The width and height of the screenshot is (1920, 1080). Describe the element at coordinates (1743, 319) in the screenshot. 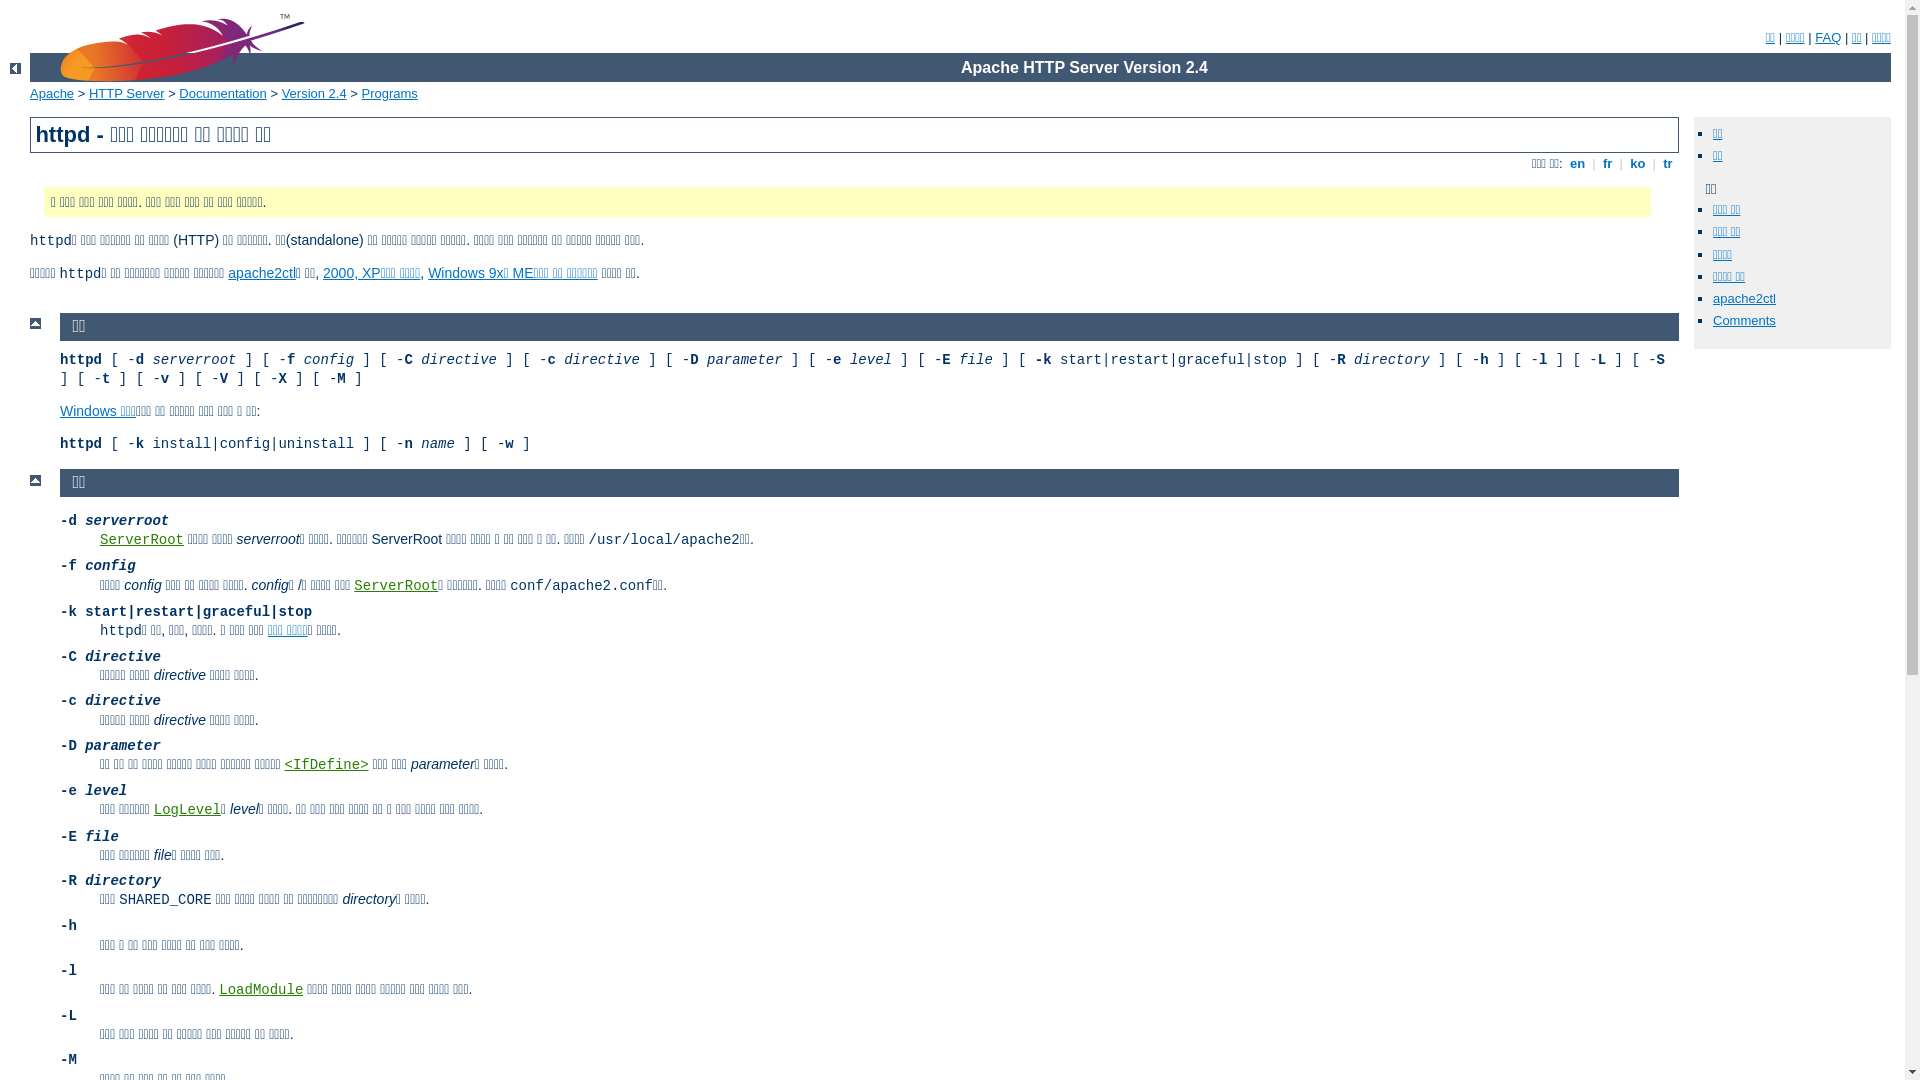

I see `'Comments'` at that location.